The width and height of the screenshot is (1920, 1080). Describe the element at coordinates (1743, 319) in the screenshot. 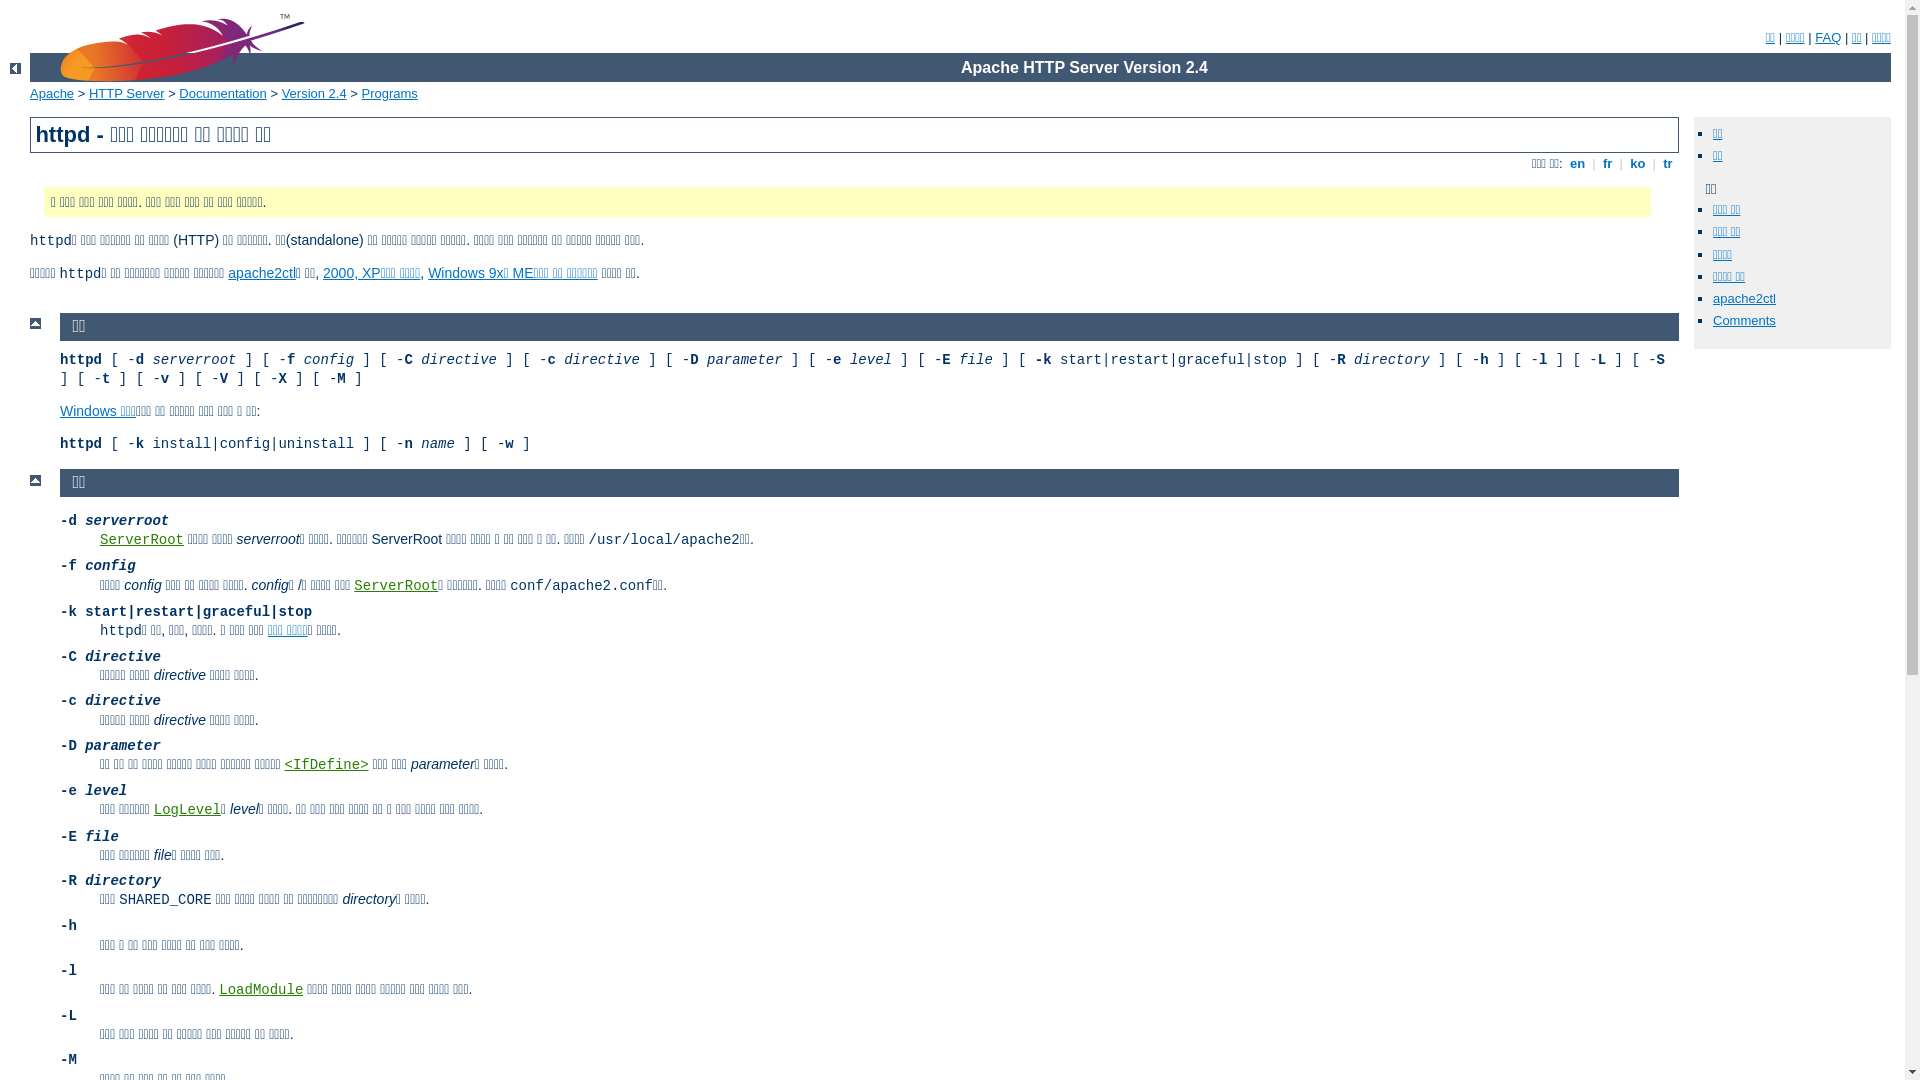

I see `'Comments'` at that location.